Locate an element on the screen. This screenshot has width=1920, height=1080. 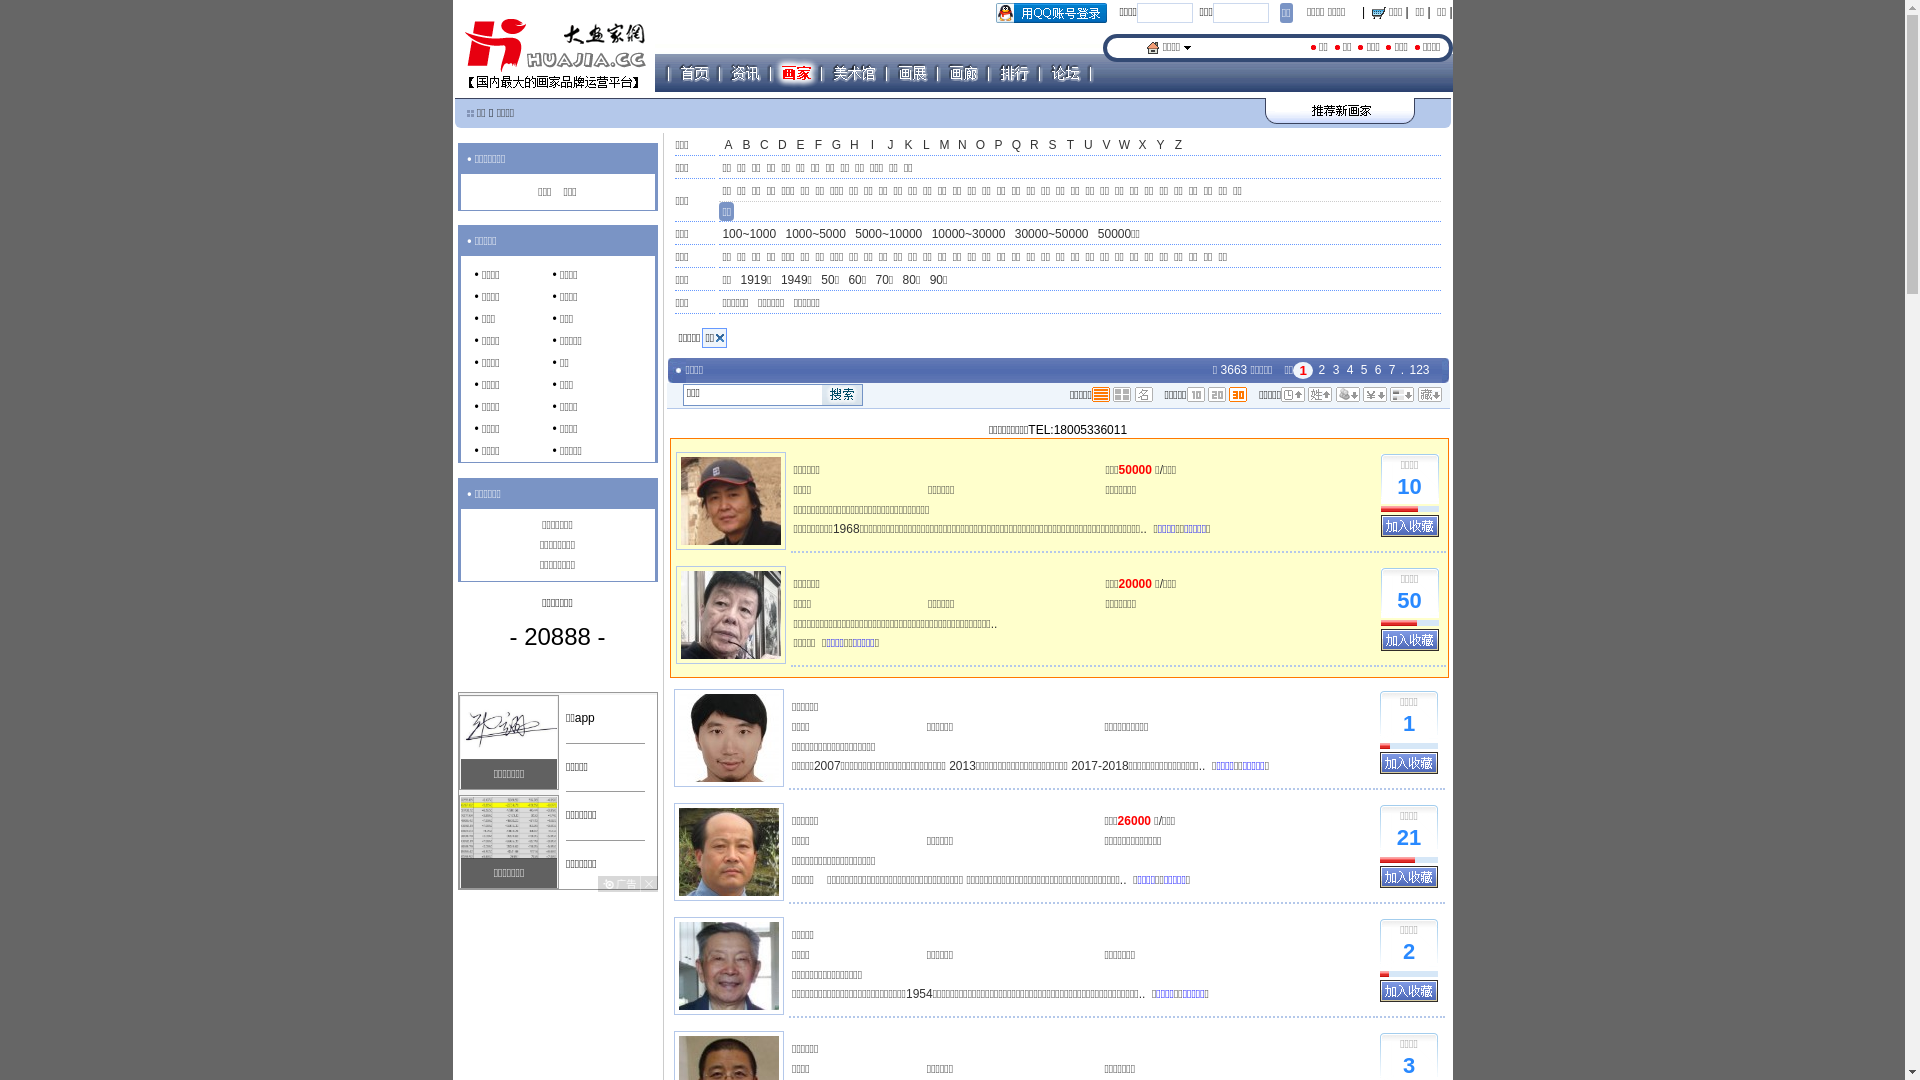
'C' is located at coordinates (762, 145).